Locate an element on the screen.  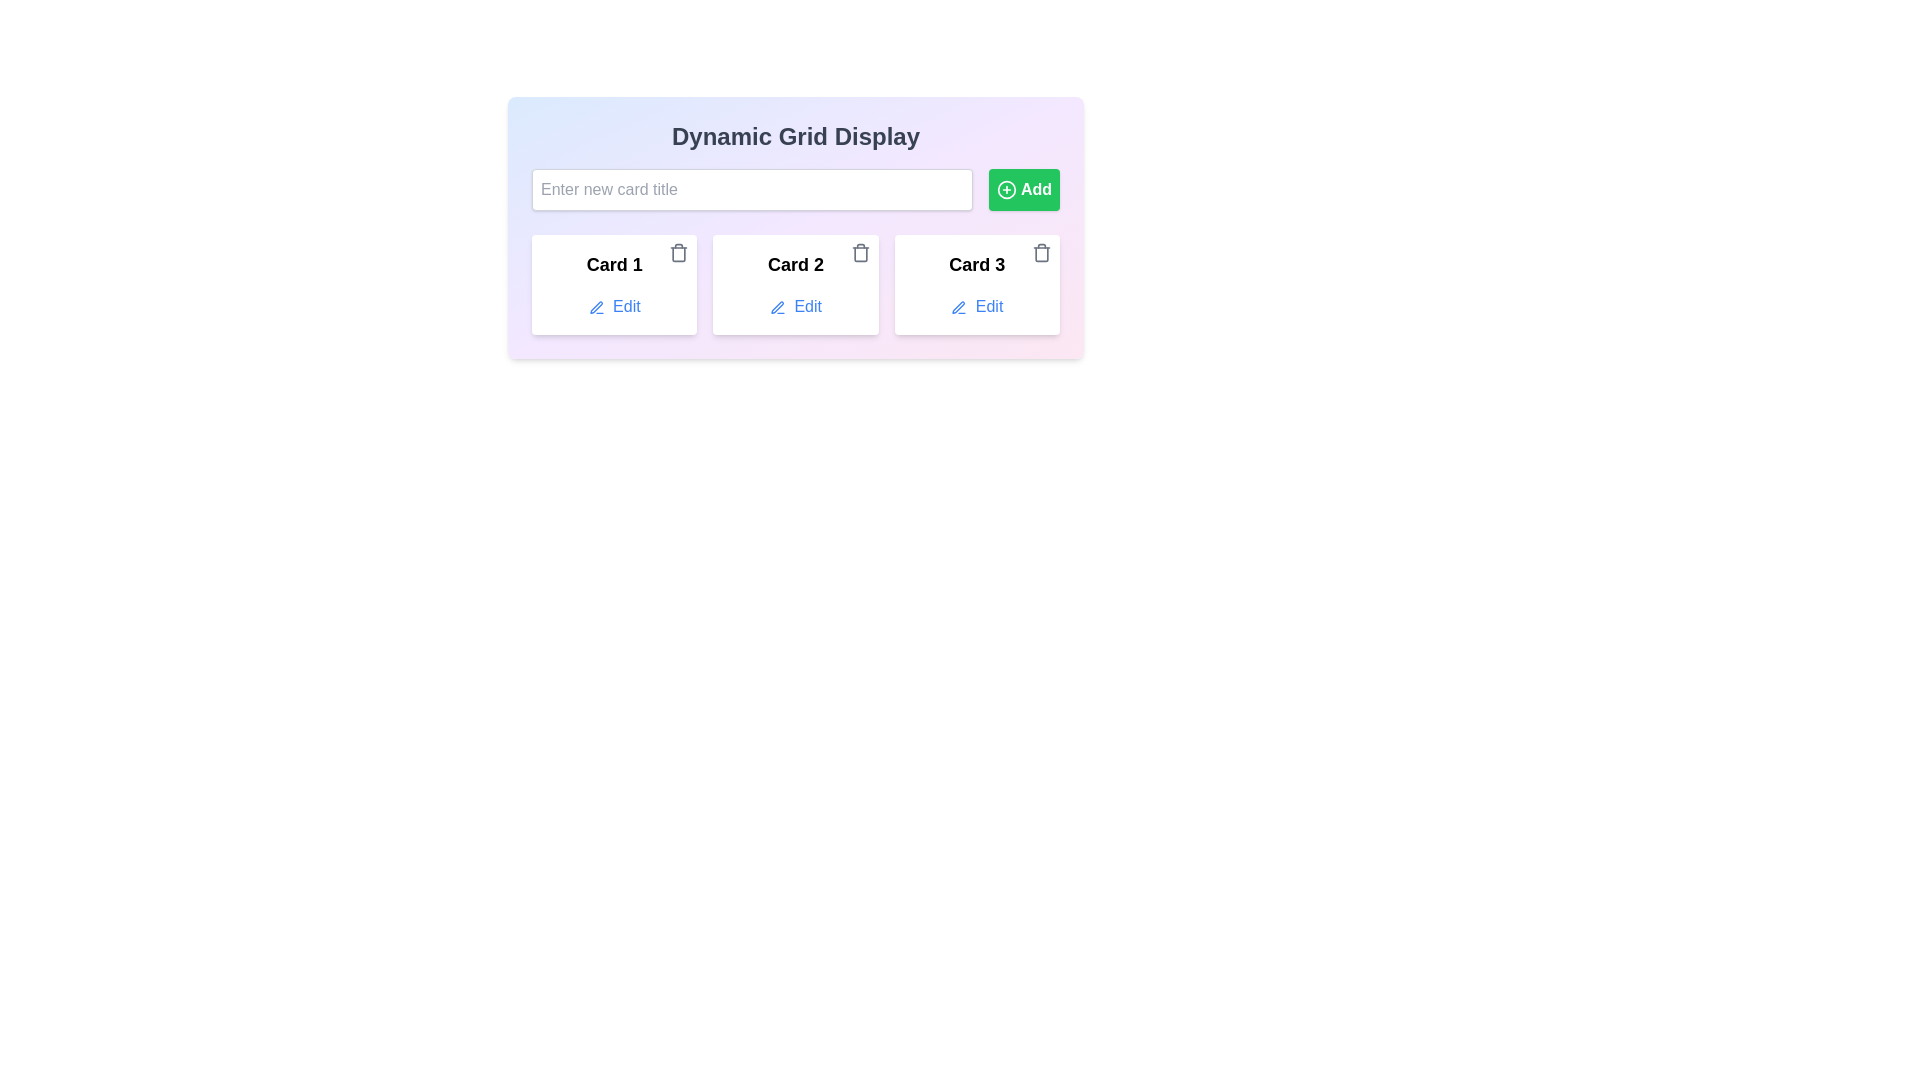
the text 'Dynamic Grid Display' which is prominently displayed in bold, large gray font at the top of the interface is located at coordinates (795, 136).